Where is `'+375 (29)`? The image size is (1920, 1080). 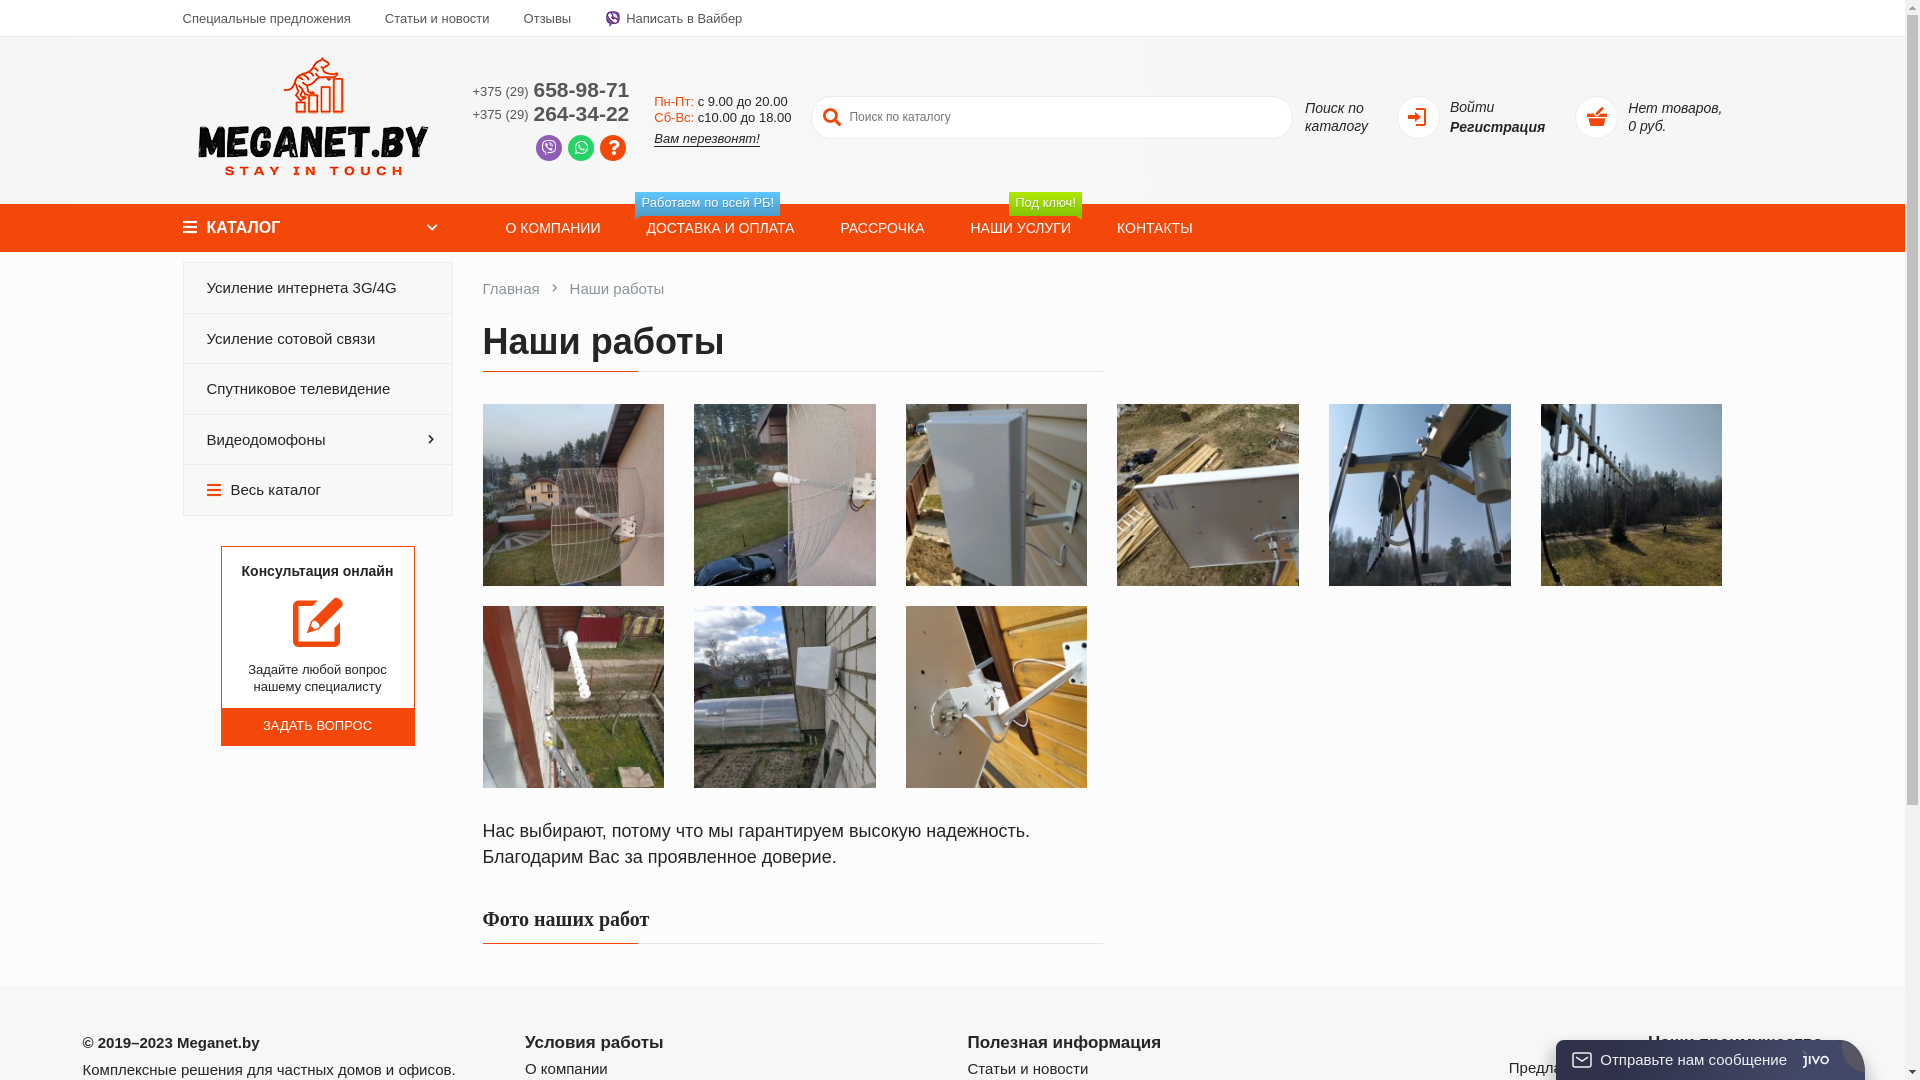
'+375 (29) is located at coordinates (550, 88).